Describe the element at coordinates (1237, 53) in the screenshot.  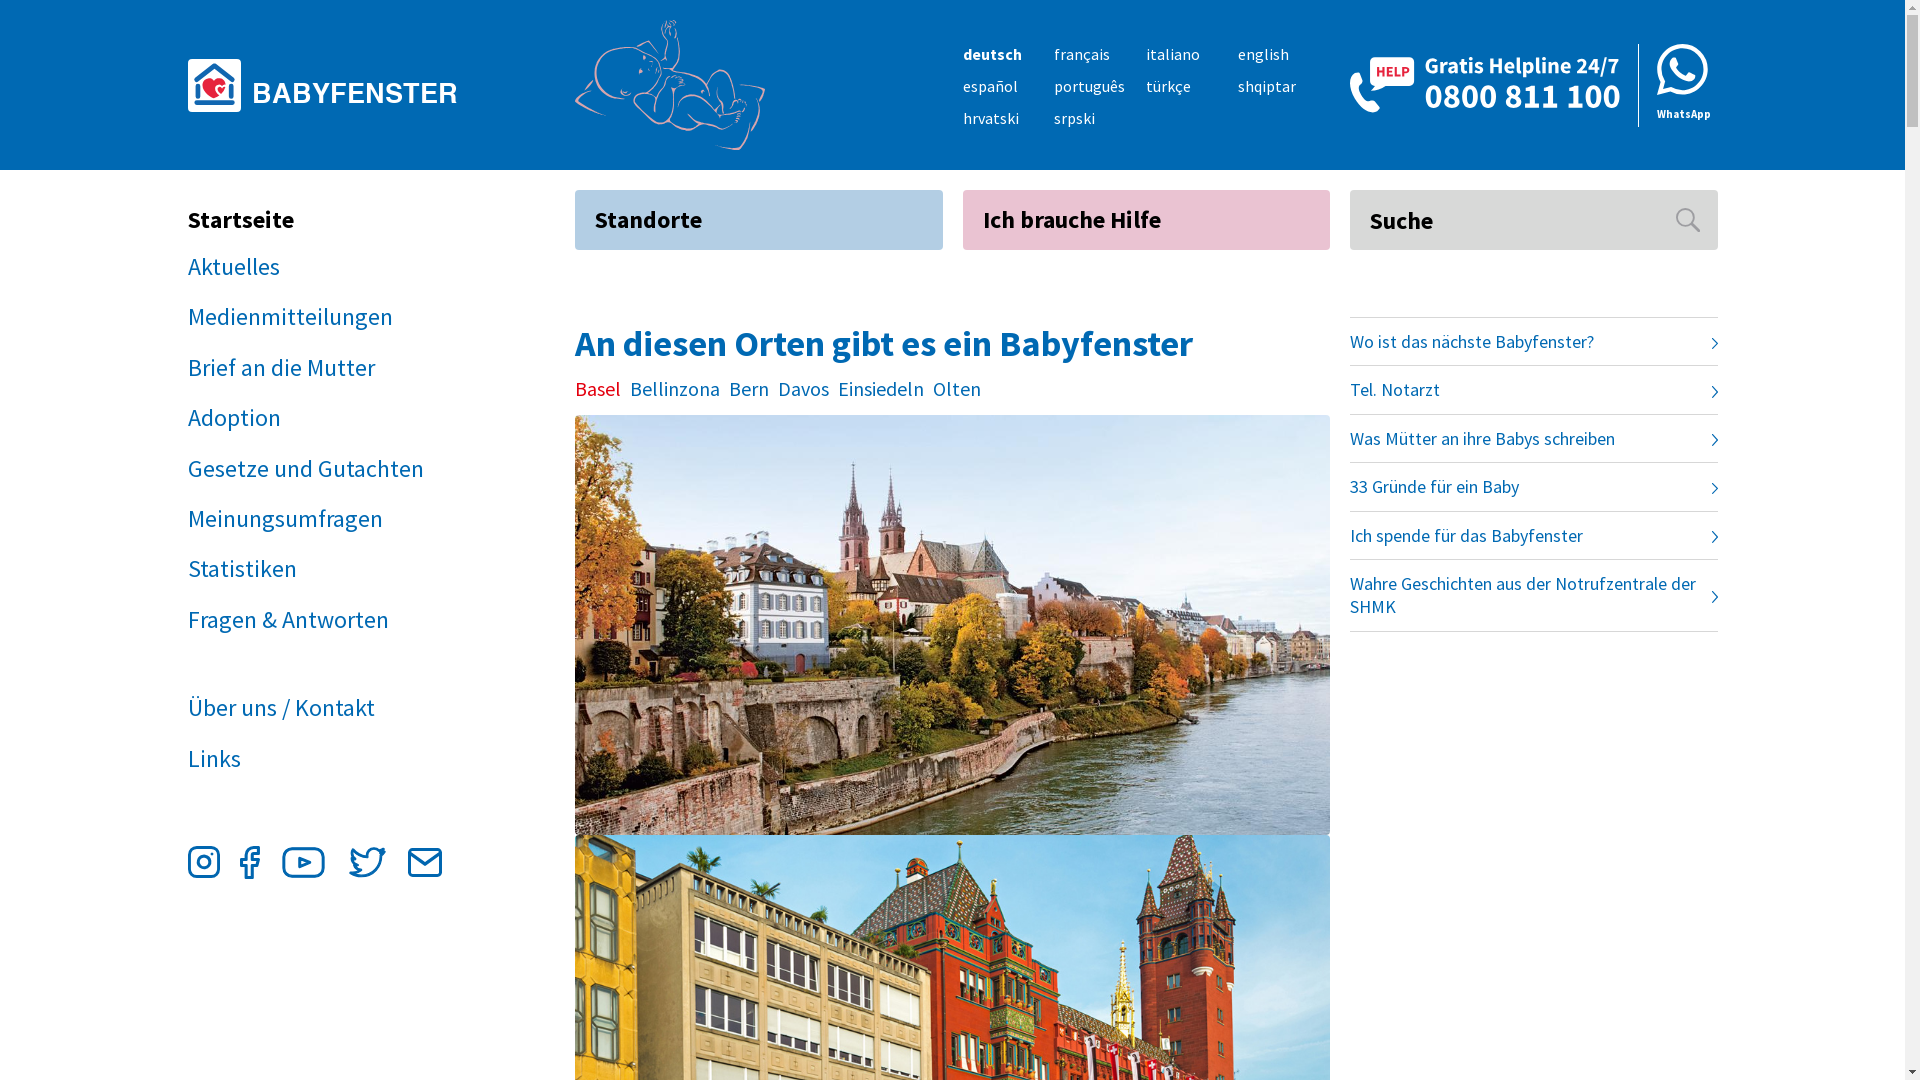
I see `'english'` at that location.